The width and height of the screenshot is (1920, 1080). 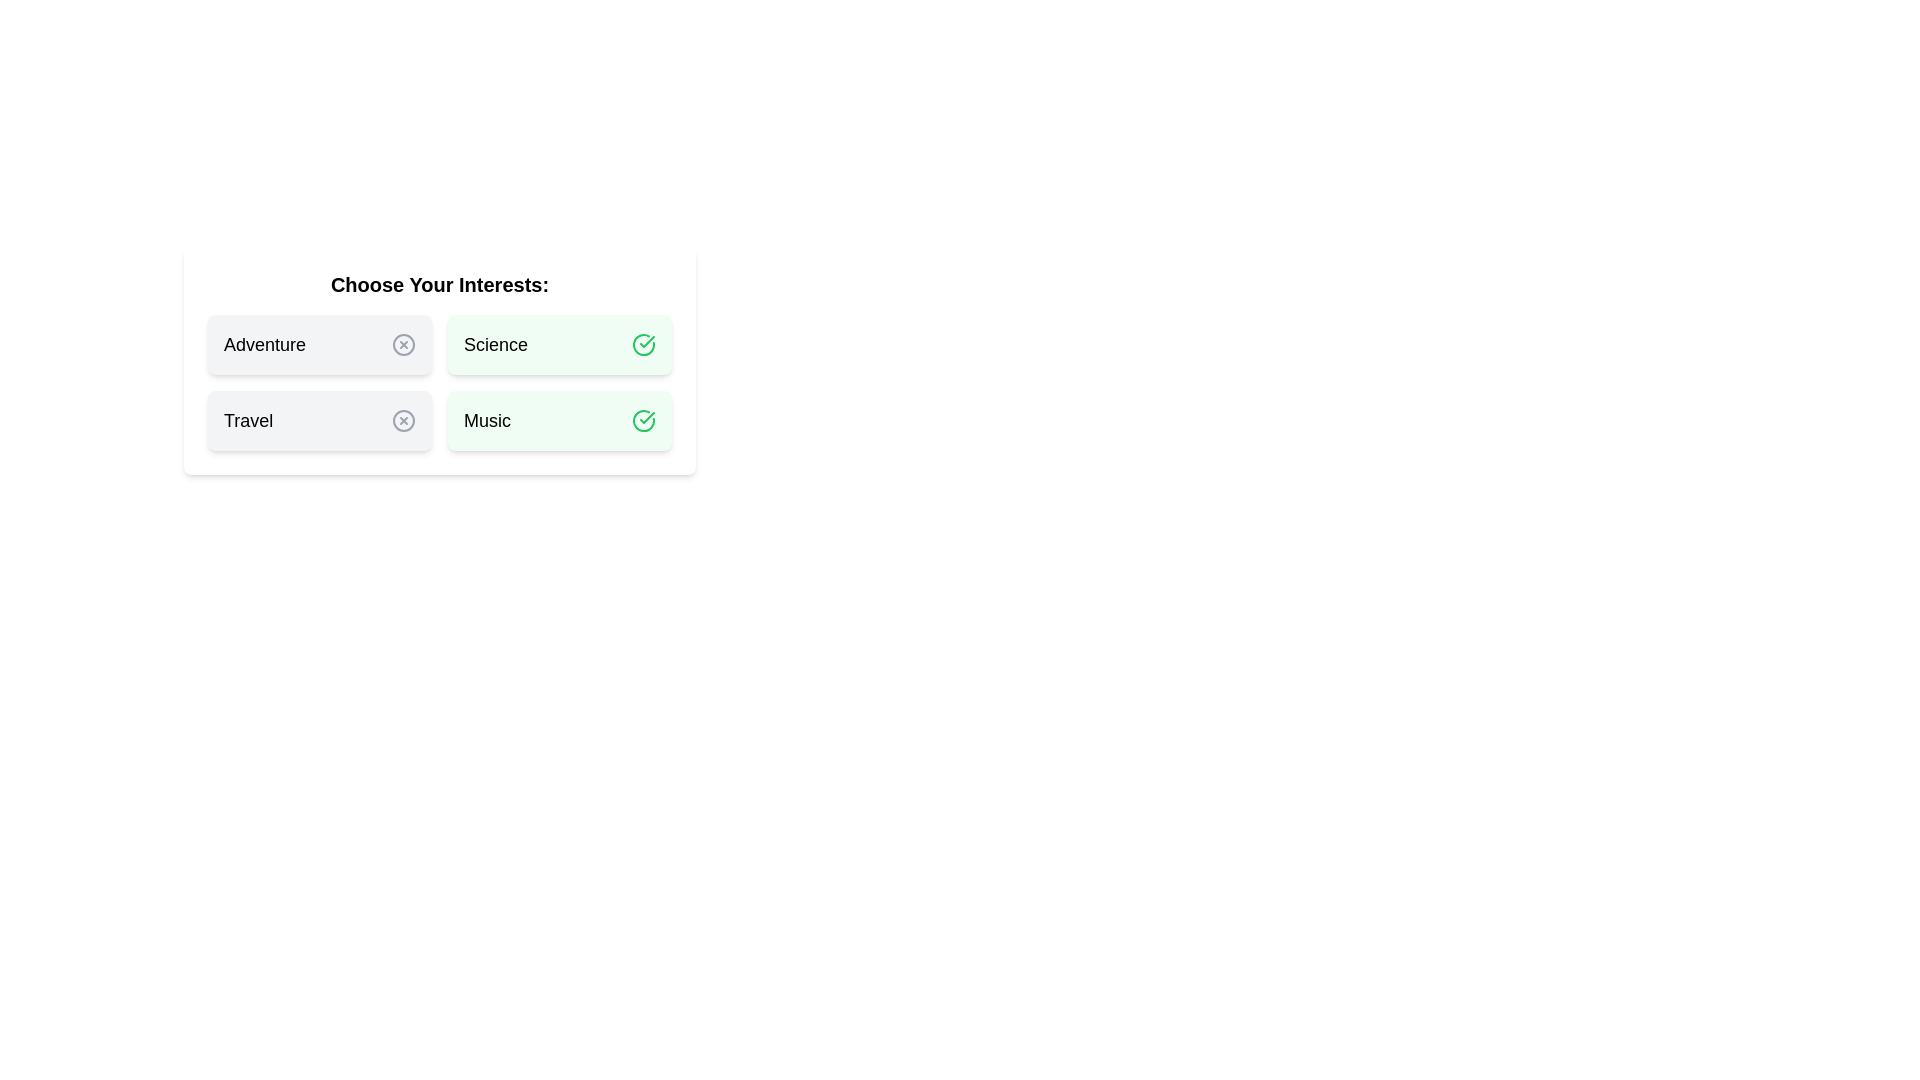 What do you see at coordinates (320, 343) in the screenshot?
I see `the chip labeled Adventure` at bounding box center [320, 343].